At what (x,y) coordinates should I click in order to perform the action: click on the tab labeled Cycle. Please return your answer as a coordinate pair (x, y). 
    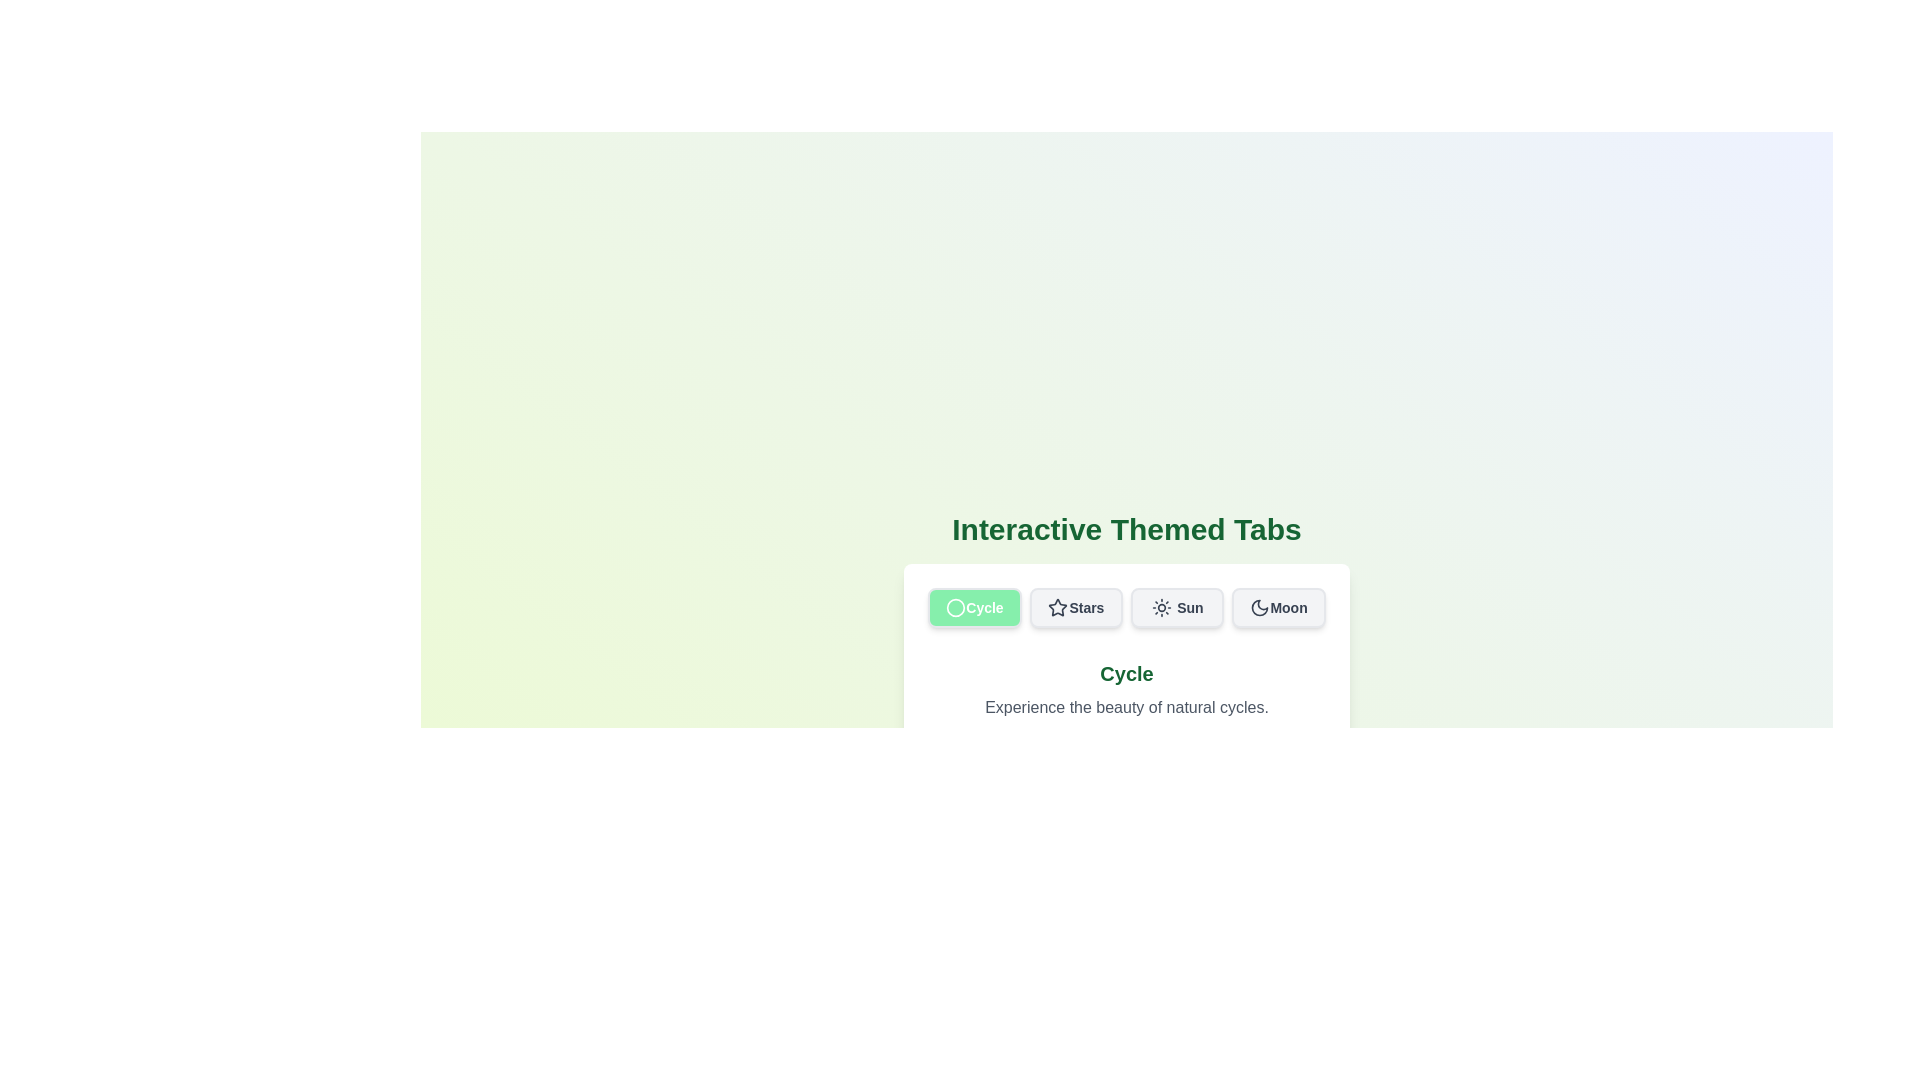
    Looking at the image, I should click on (974, 607).